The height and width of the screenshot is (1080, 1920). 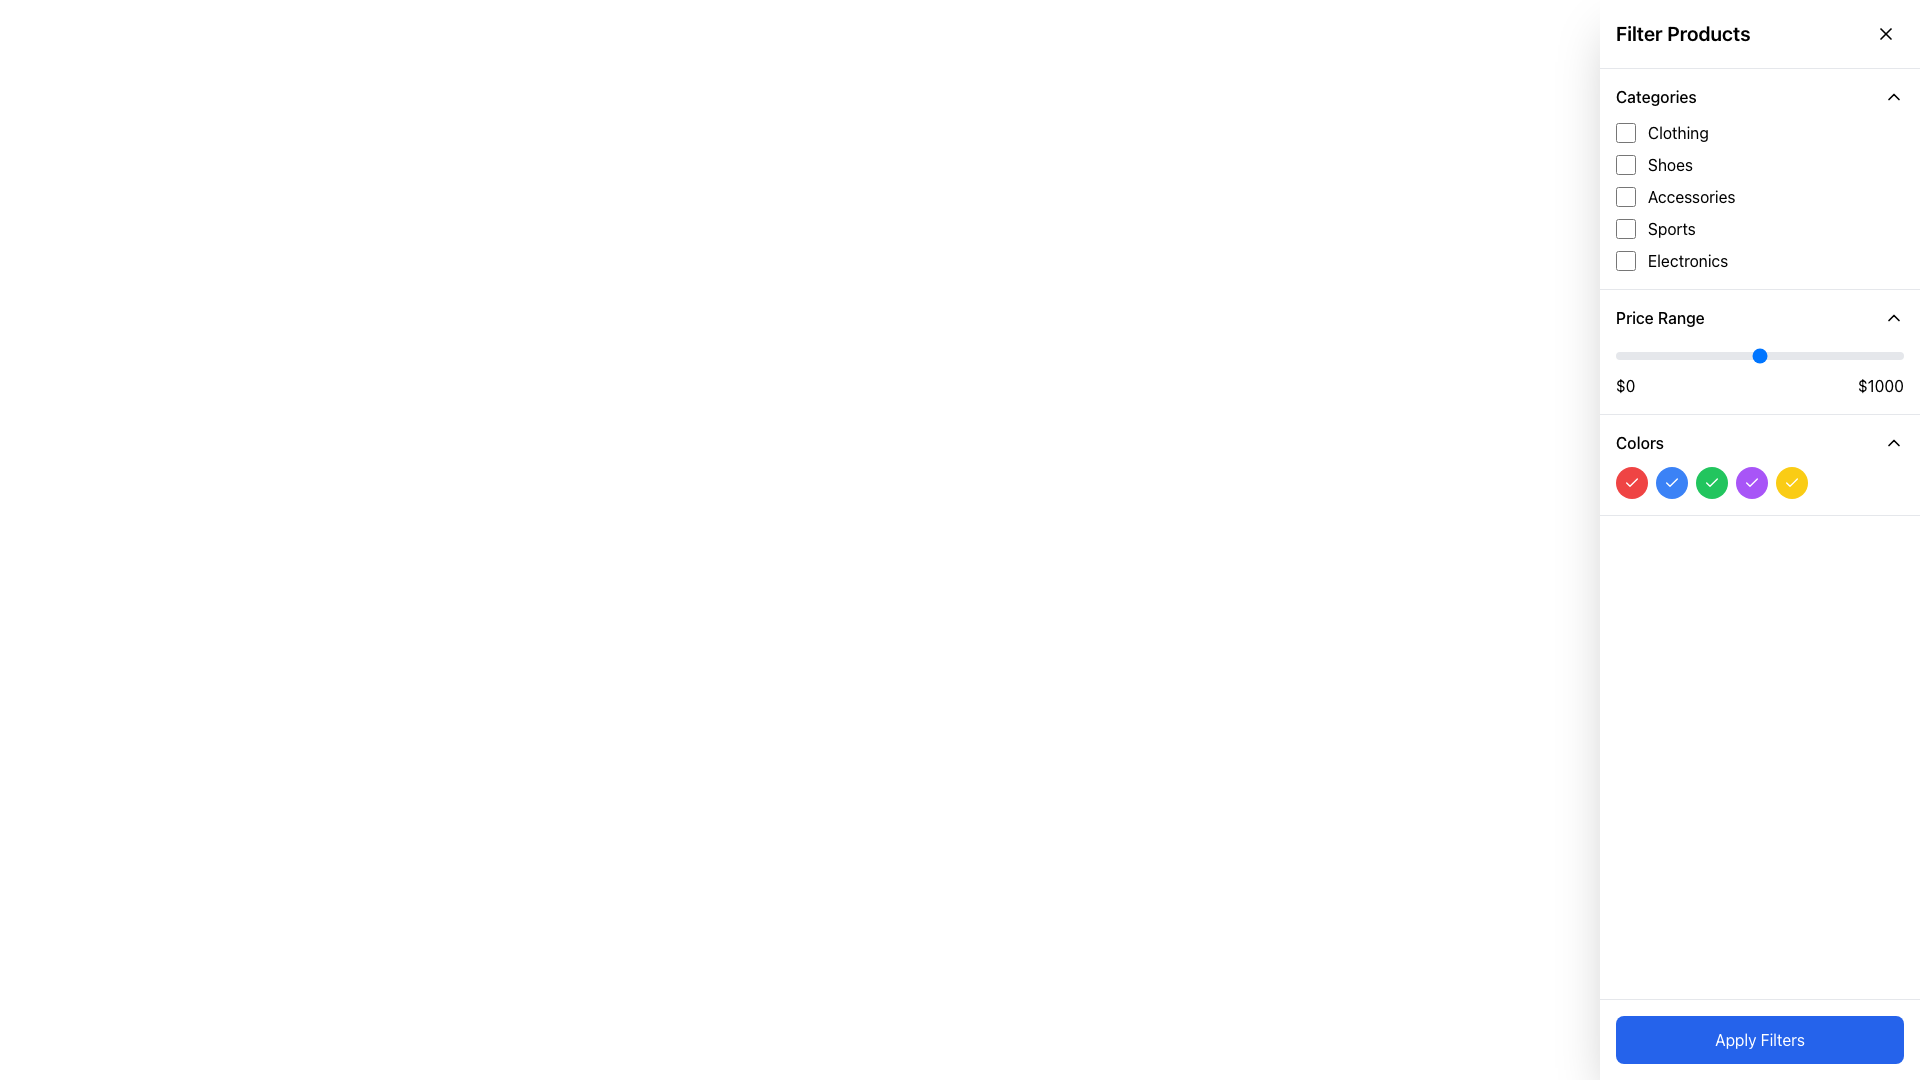 What do you see at coordinates (1640, 442) in the screenshot?
I see `the 'Colors' text label which is styled with a medium font-weight and serves as a category header in the 'Filter Products' panel under the 'Price Range' section` at bounding box center [1640, 442].